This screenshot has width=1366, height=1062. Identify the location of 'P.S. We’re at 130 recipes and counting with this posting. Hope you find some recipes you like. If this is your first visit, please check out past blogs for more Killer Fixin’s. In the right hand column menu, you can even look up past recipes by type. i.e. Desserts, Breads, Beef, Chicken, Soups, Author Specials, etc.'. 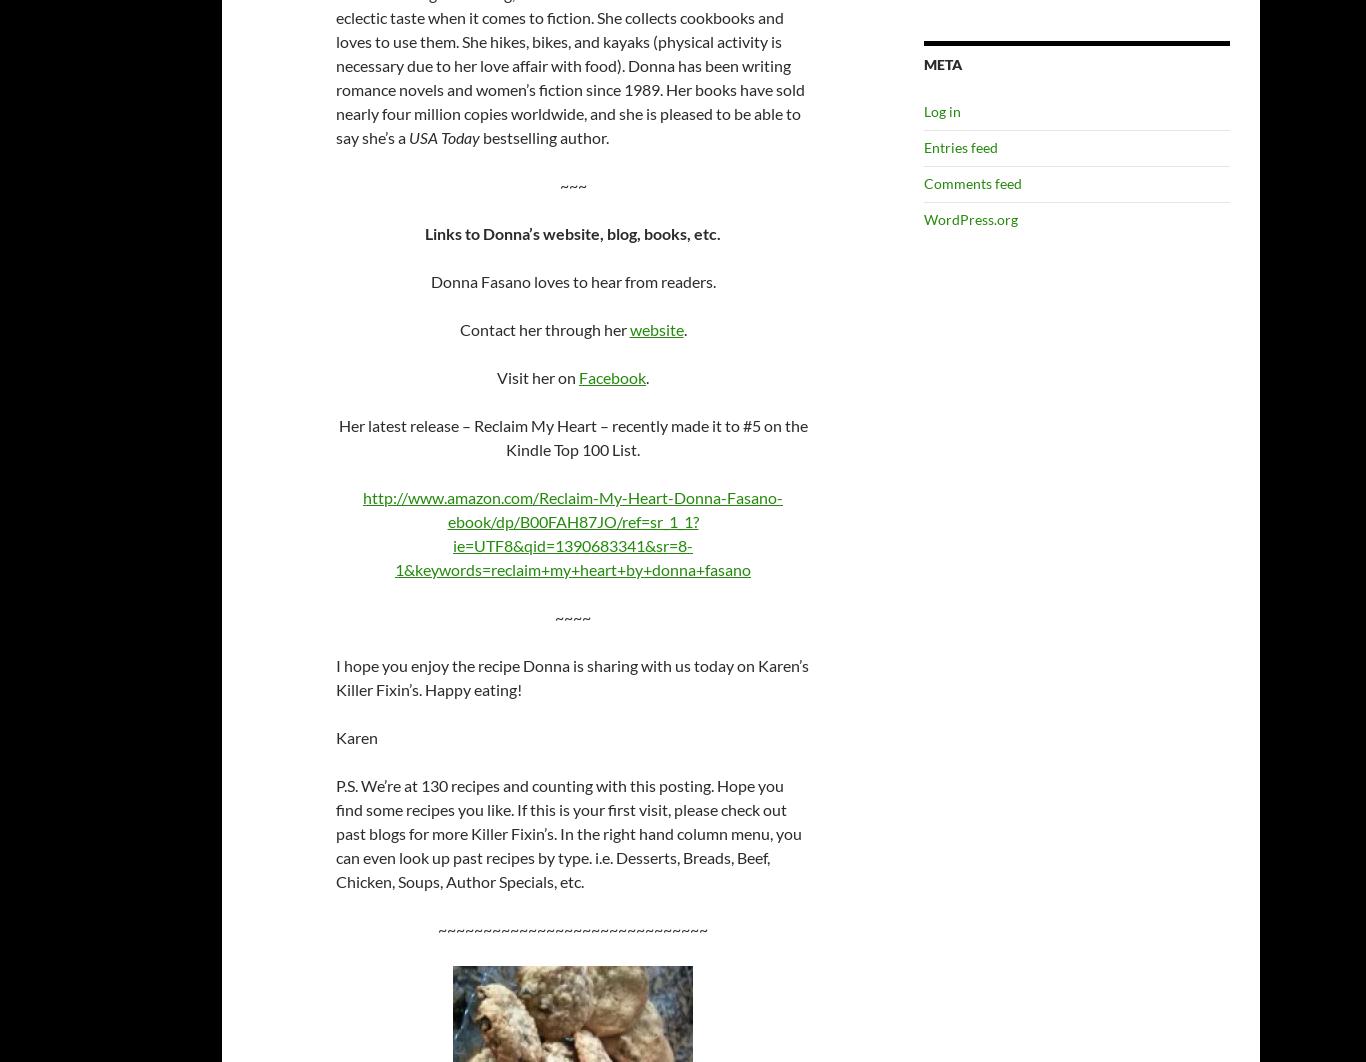
(568, 832).